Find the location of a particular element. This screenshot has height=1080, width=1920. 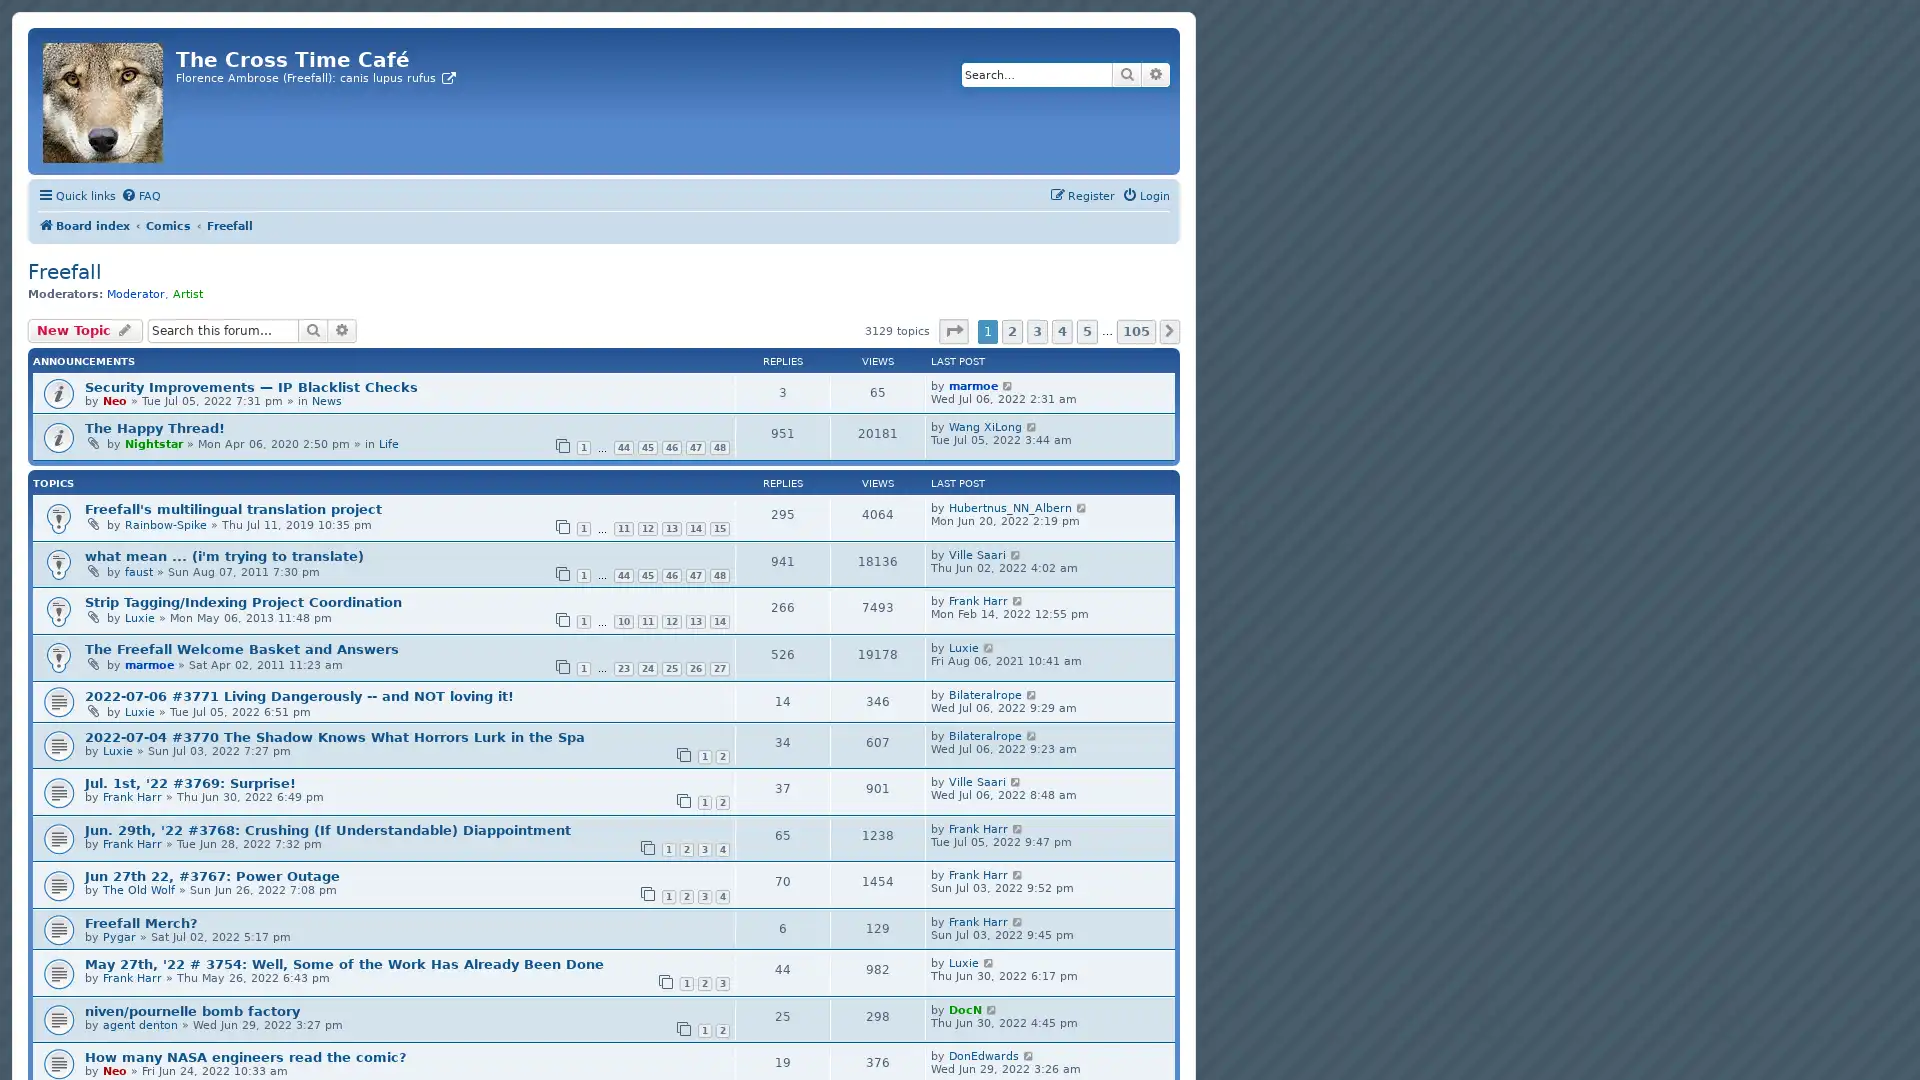

Search is located at coordinates (1127, 73).